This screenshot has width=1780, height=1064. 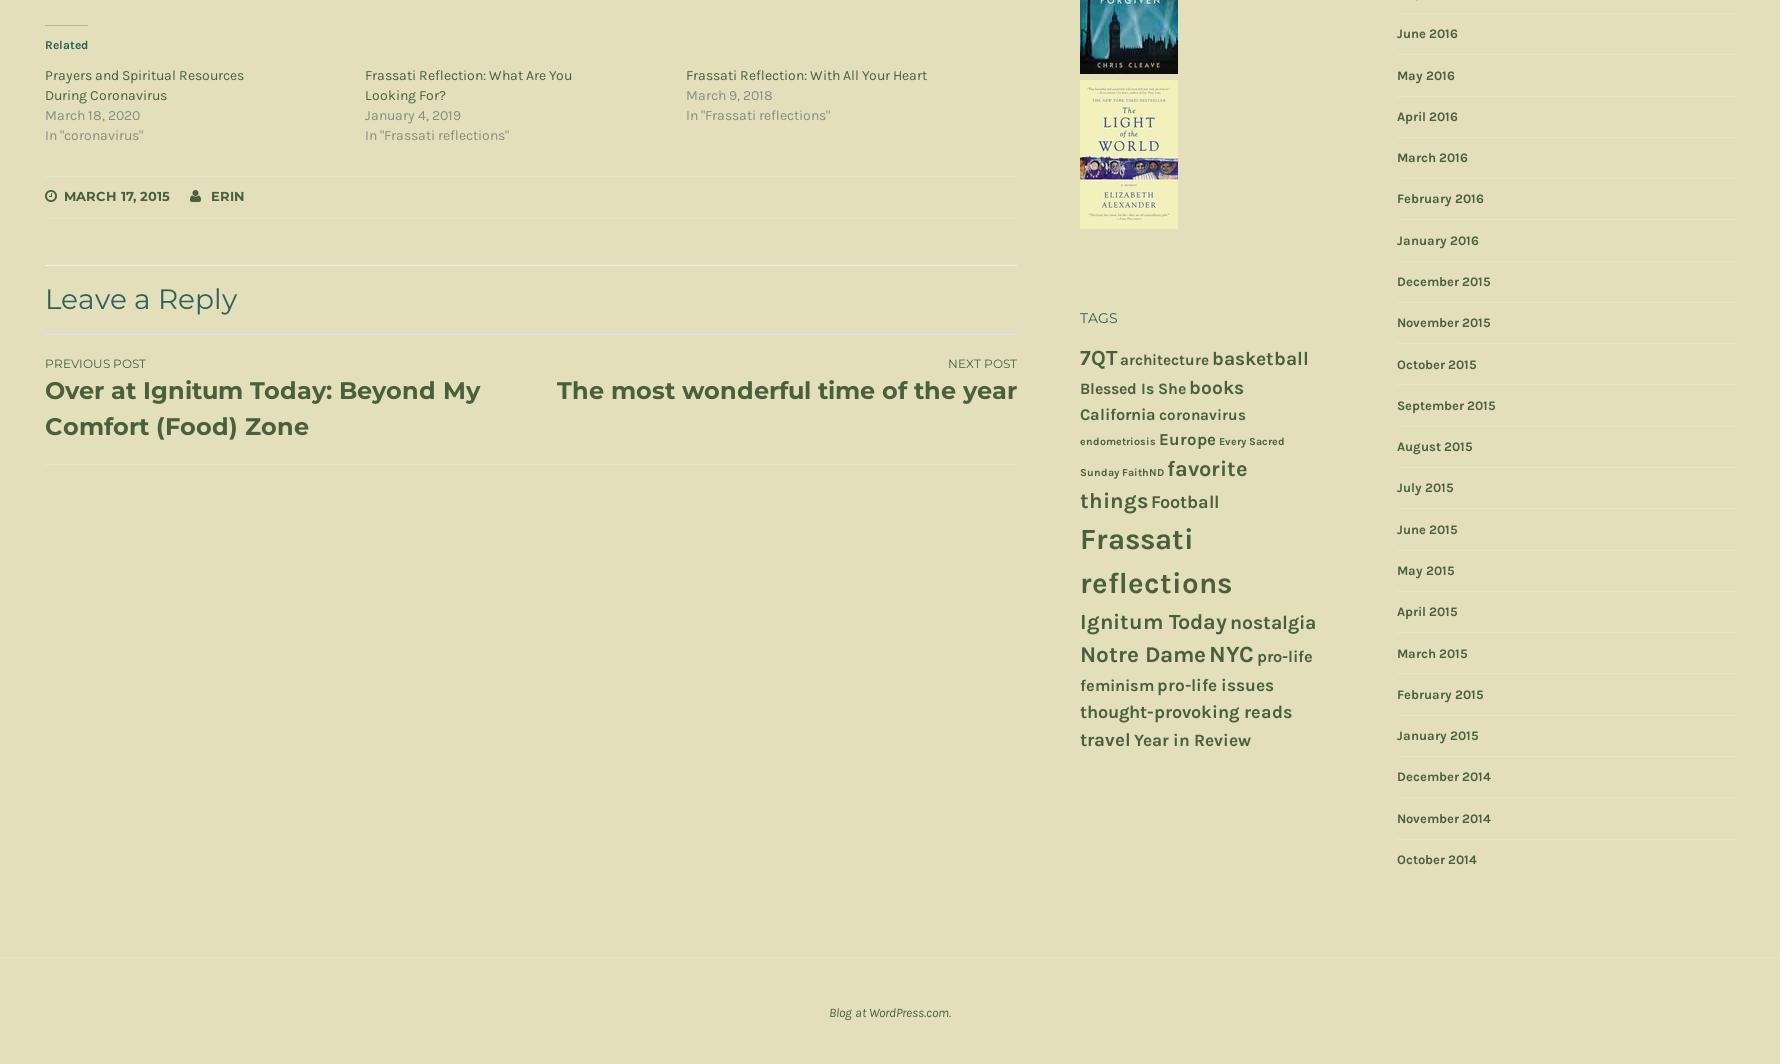 What do you see at coordinates (1157, 414) in the screenshot?
I see `'coronavirus'` at bounding box center [1157, 414].